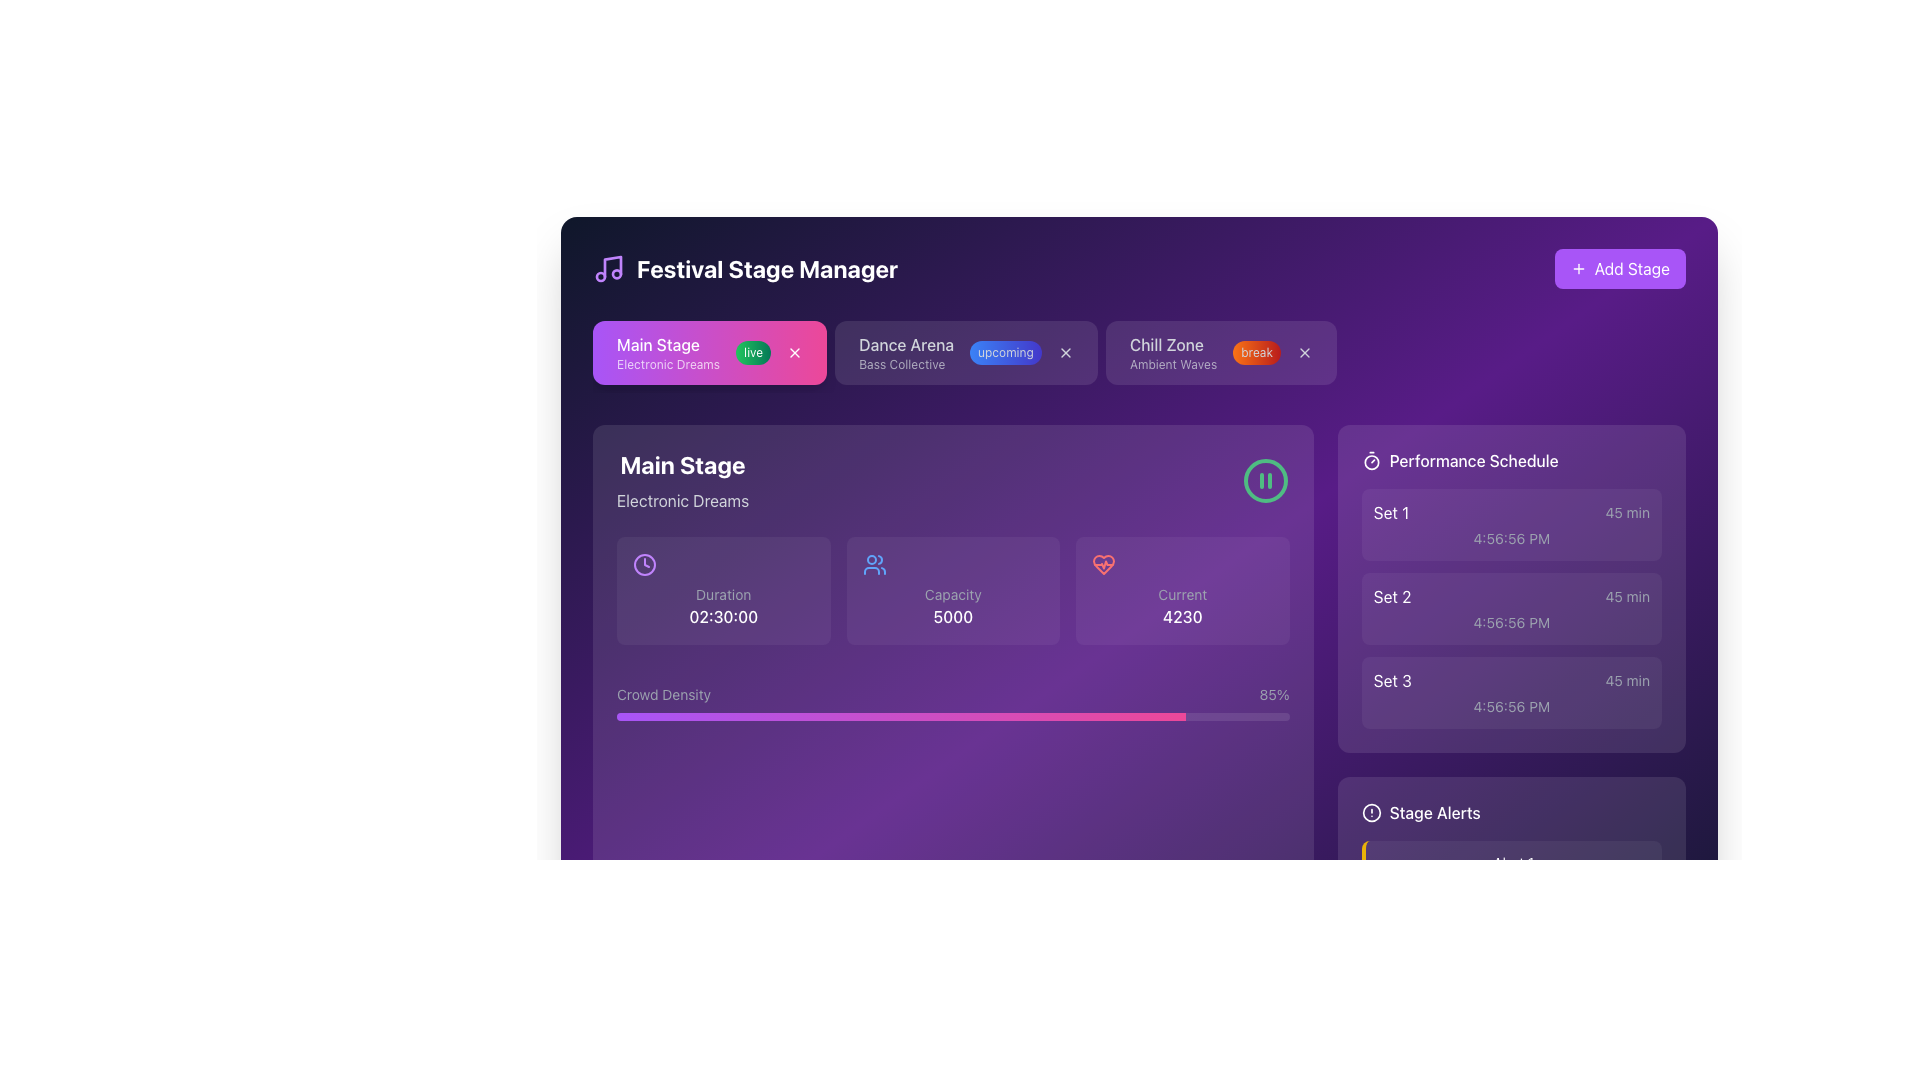 The height and width of the screenshot is (1080, 1920). What do you see at coordinates (1511, 692) in the screenshot?
I see `the third item in the vertical list labeled 'Set 3'` at bounding box center [1511, 692].